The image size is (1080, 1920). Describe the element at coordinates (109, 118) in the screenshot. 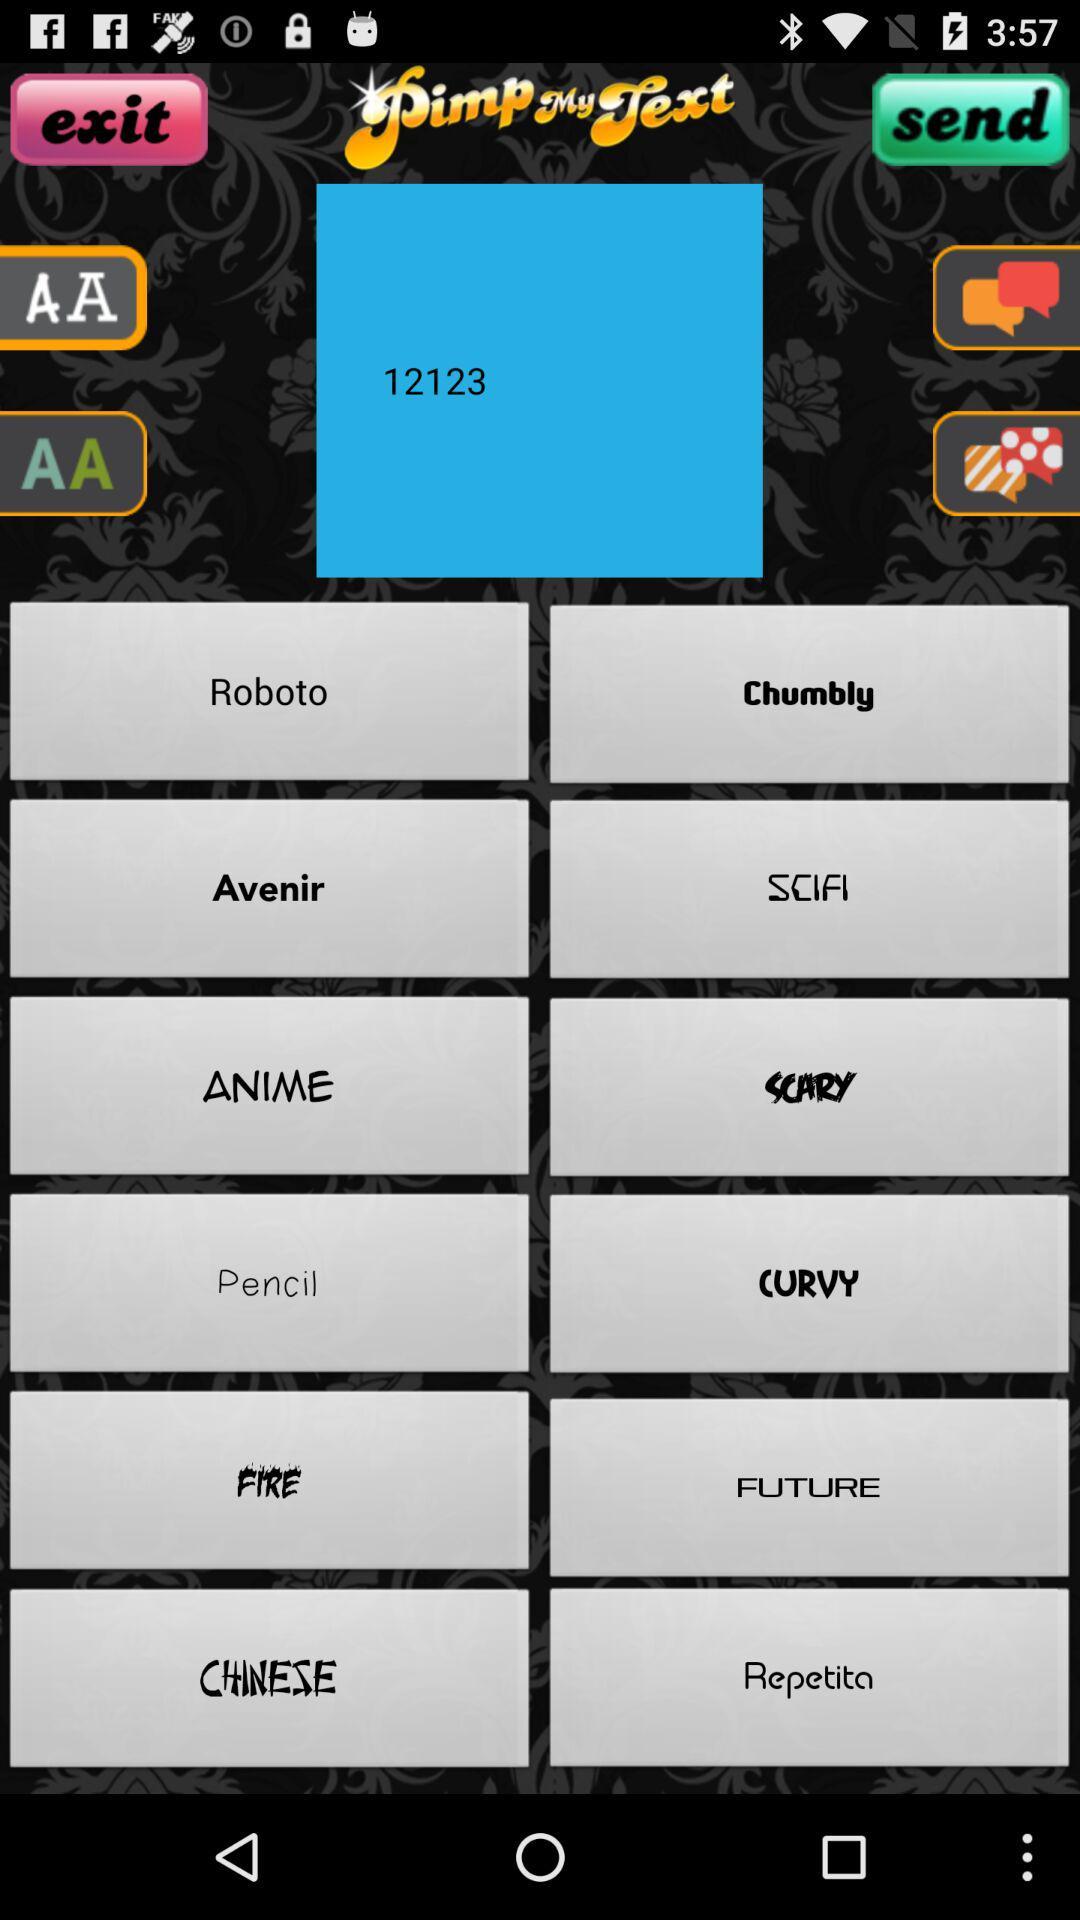

I see `click exit` at that location.